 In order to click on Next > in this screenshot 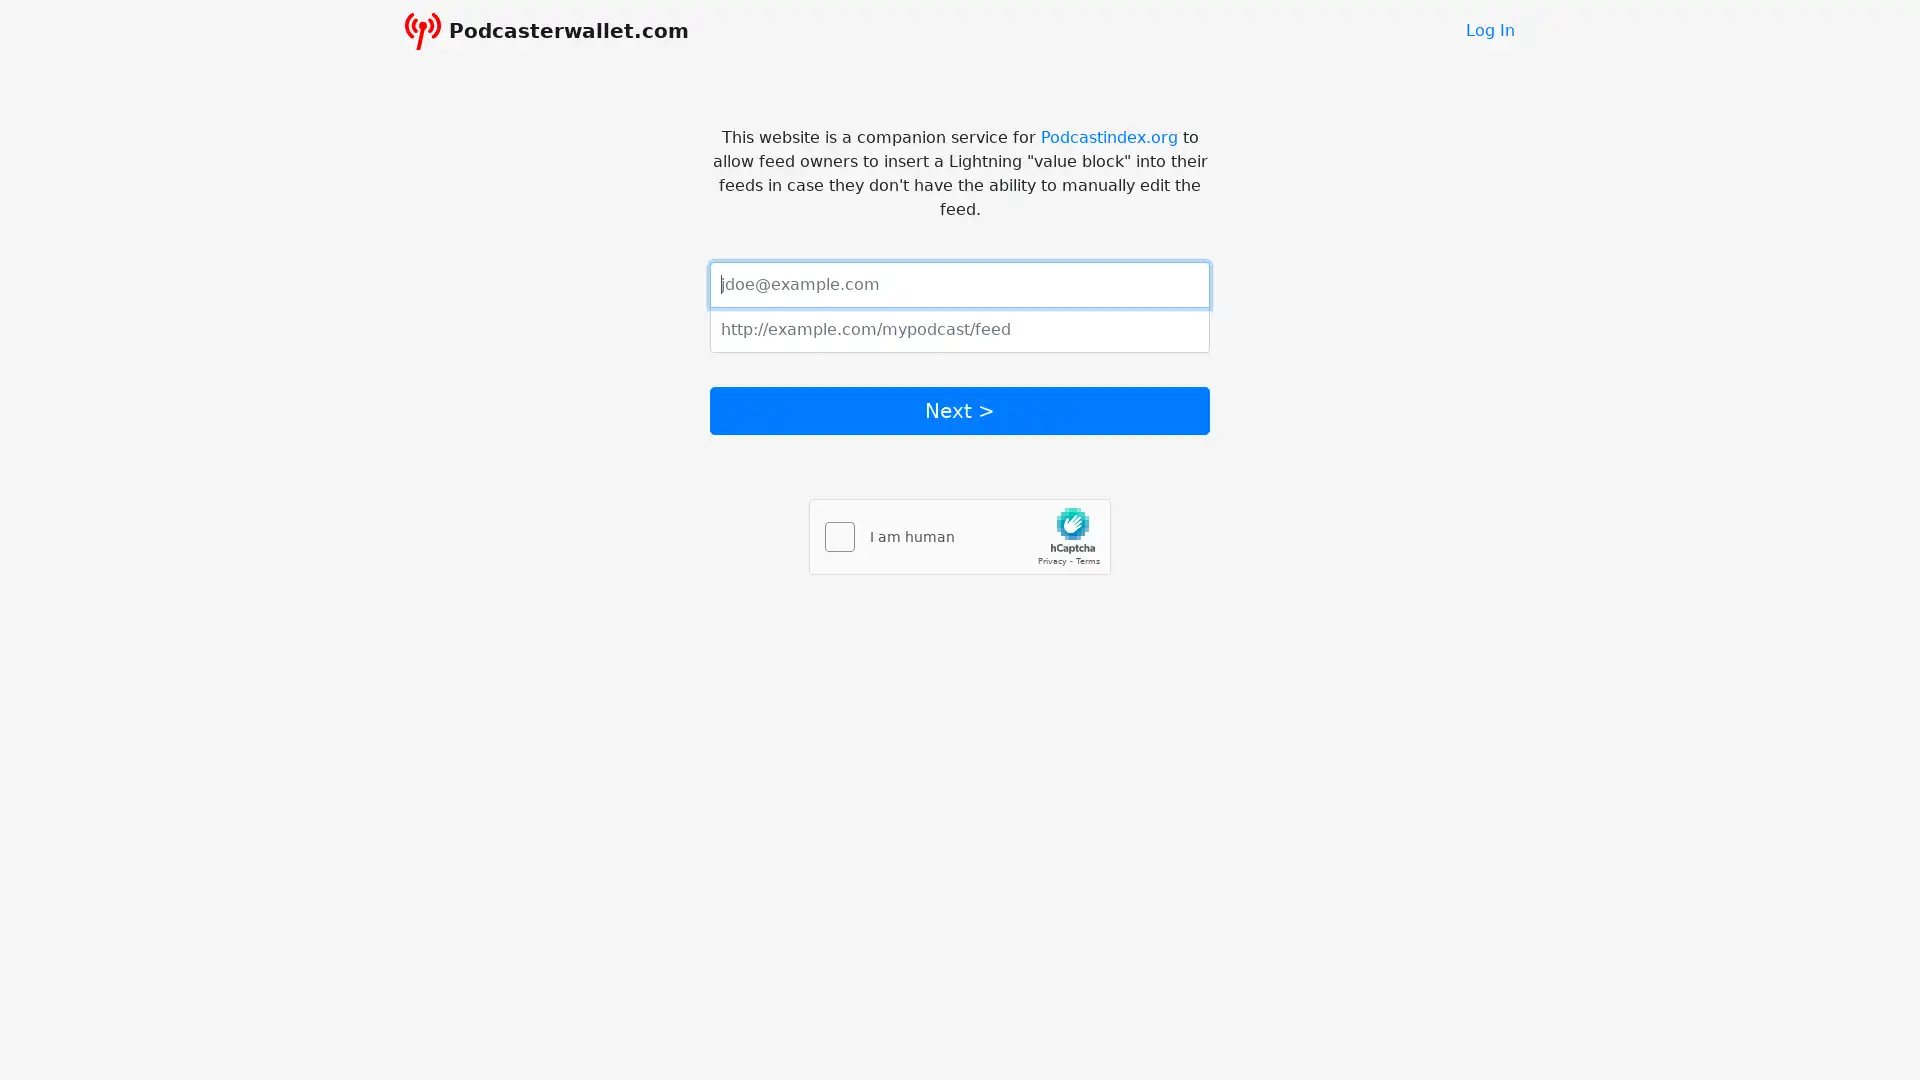, I will do `click(960, 408)`.